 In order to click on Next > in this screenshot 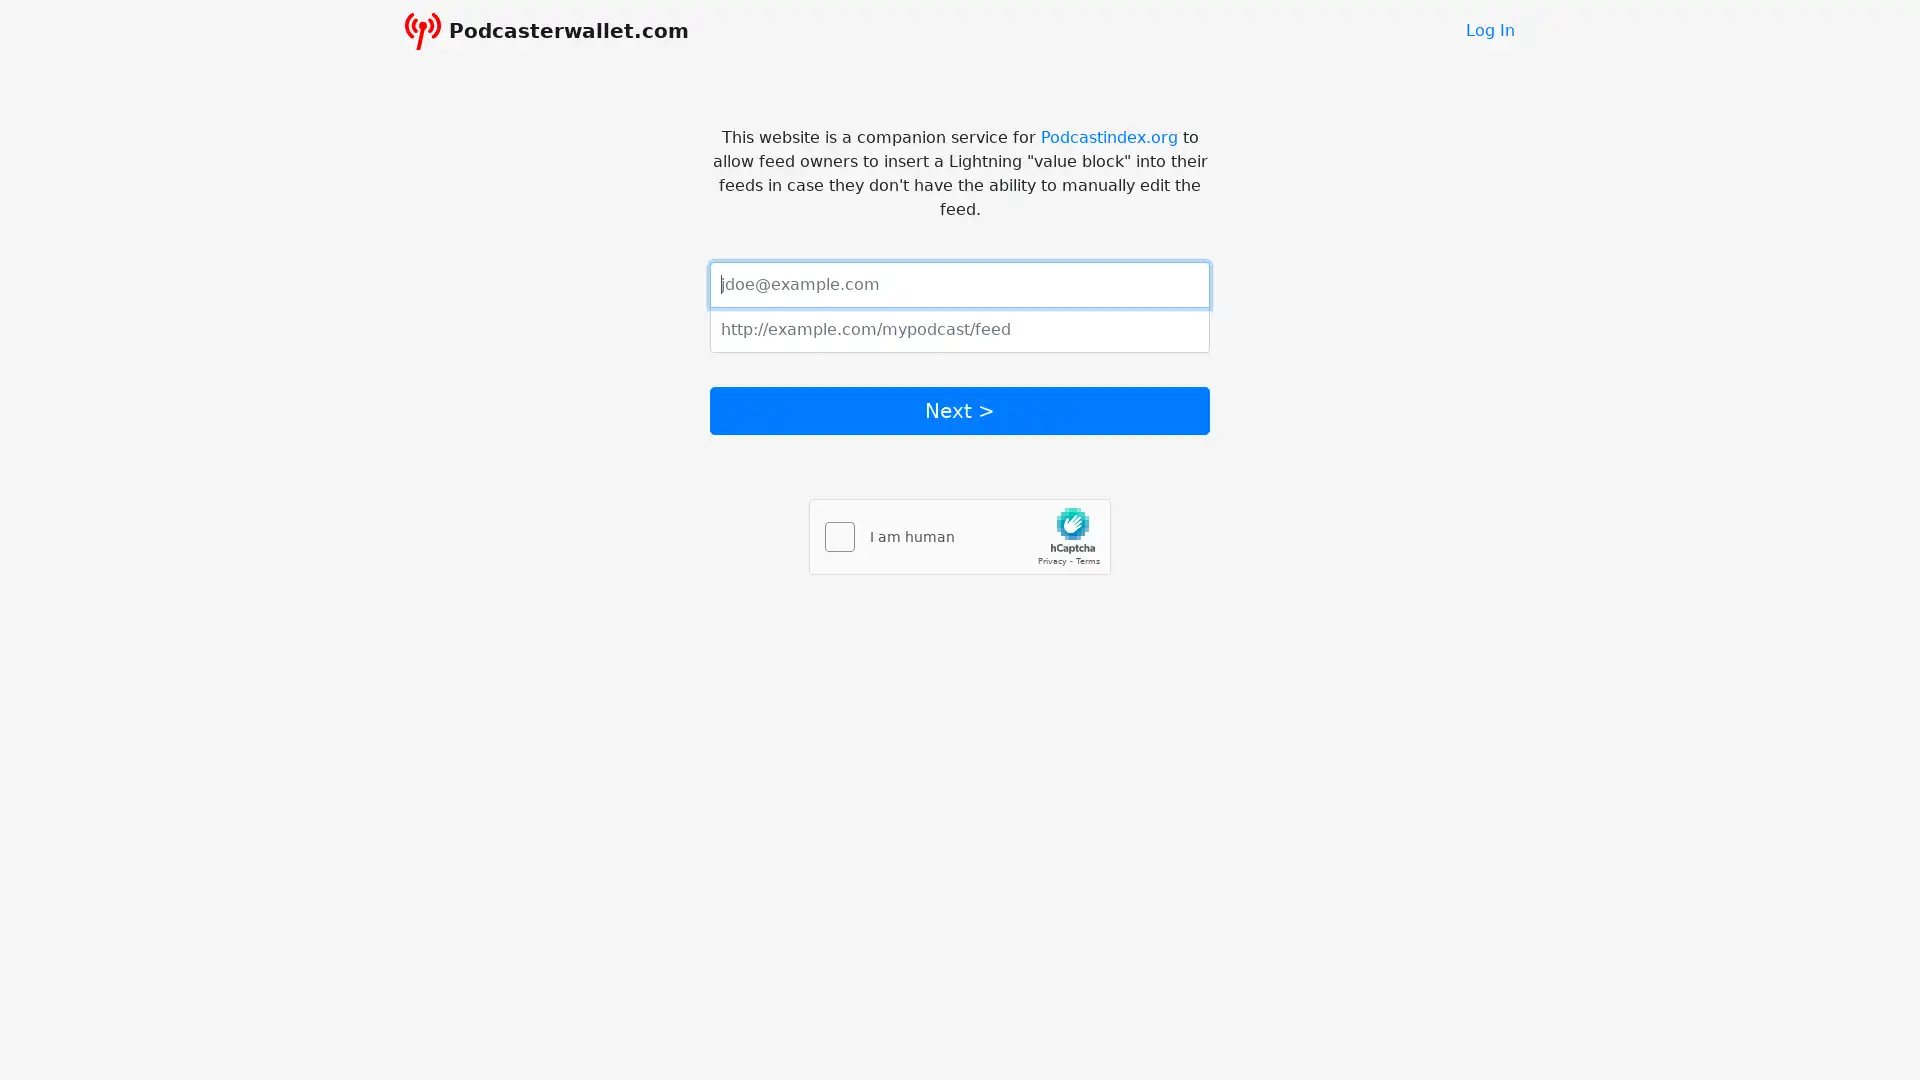, I will do `click(960, 408)`.